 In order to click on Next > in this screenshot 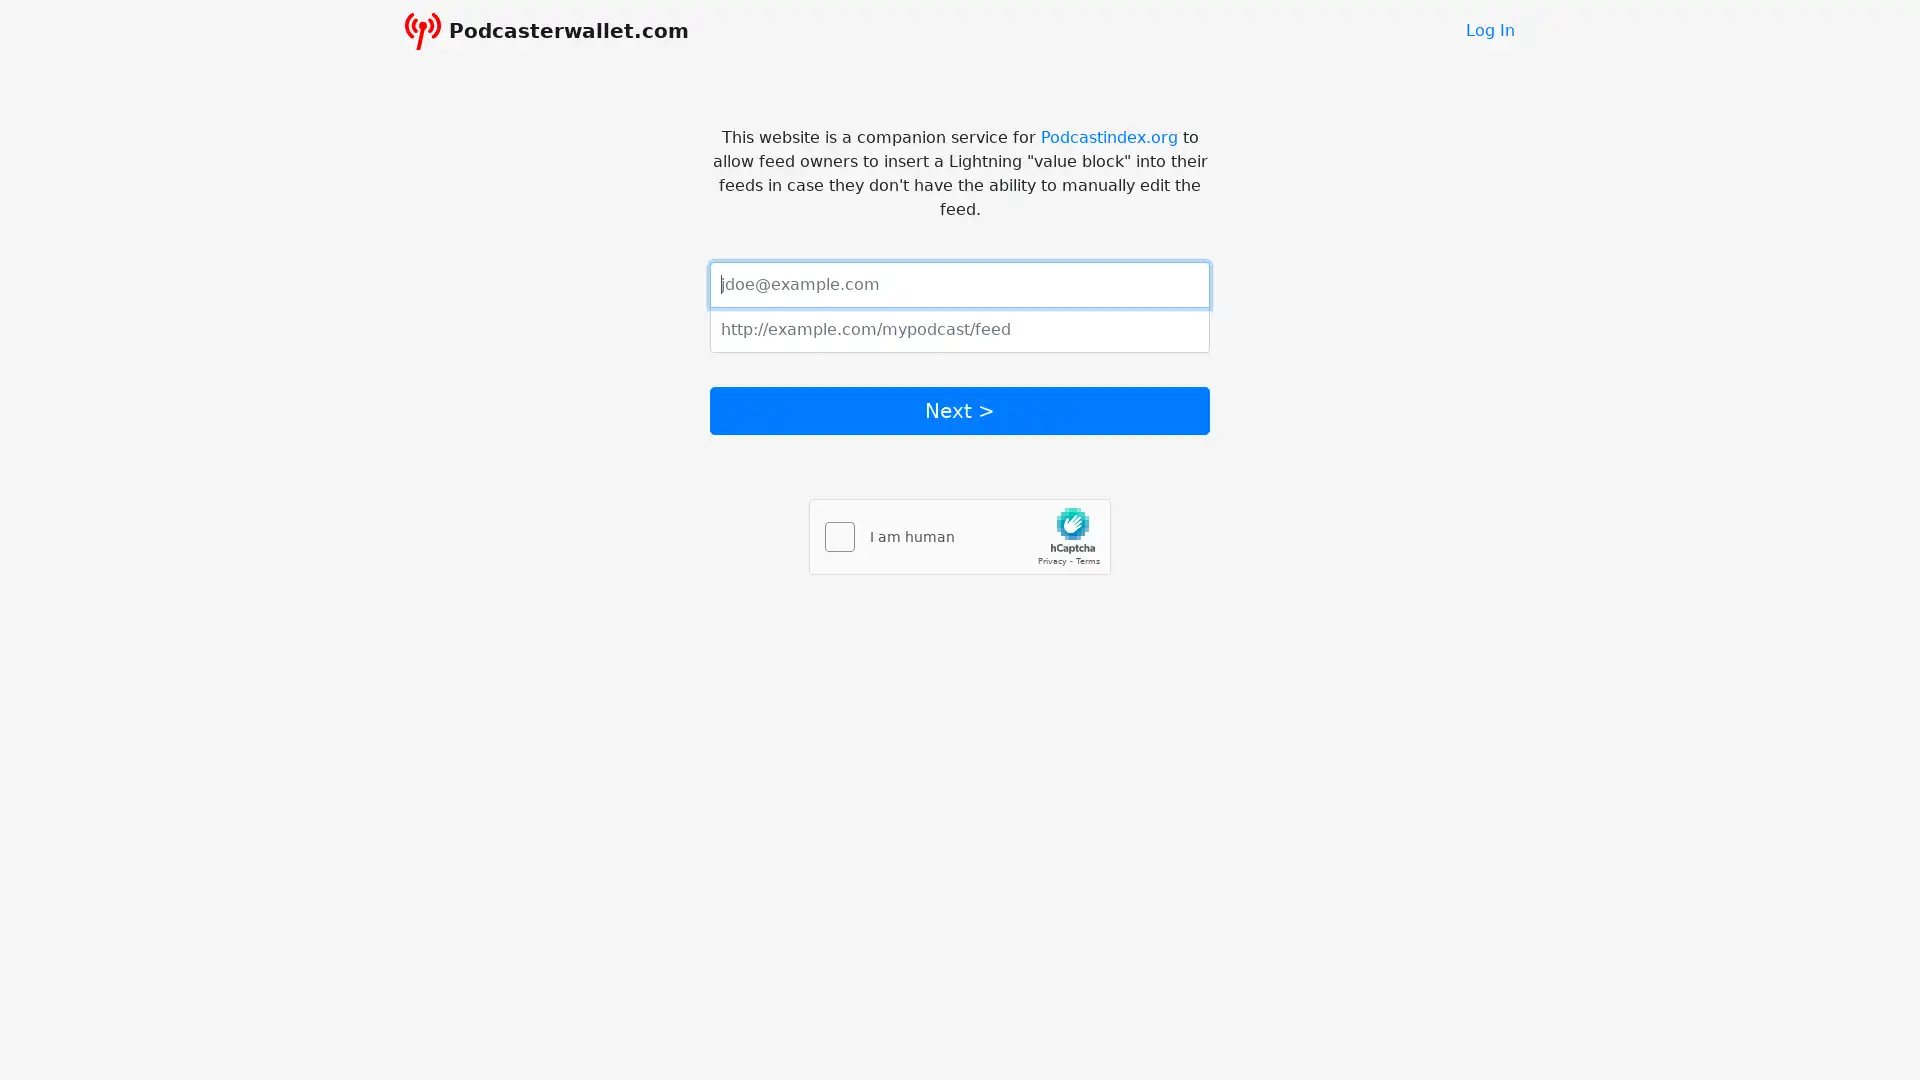, I will do `click(960, 408)`.